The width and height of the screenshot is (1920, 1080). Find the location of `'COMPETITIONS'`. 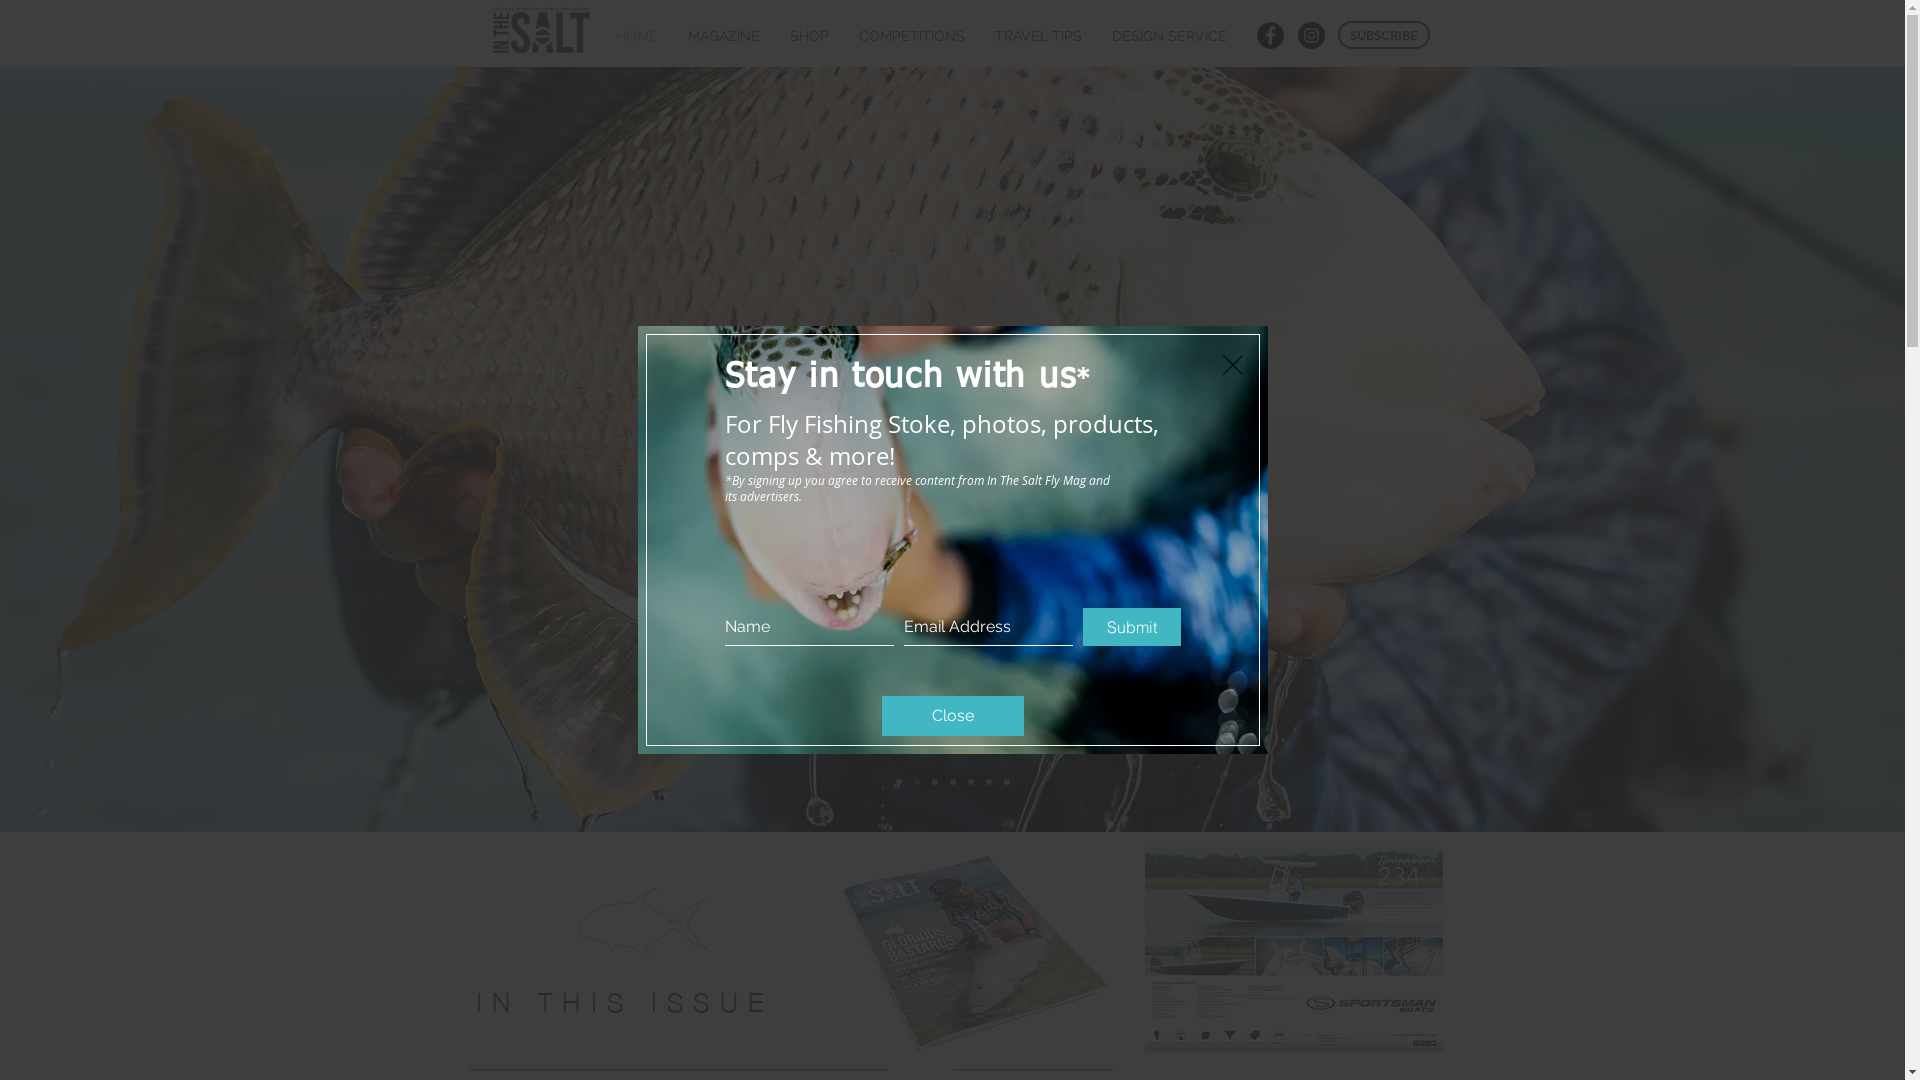

'COMPETITIONS' is located at coordinates (911, 36).